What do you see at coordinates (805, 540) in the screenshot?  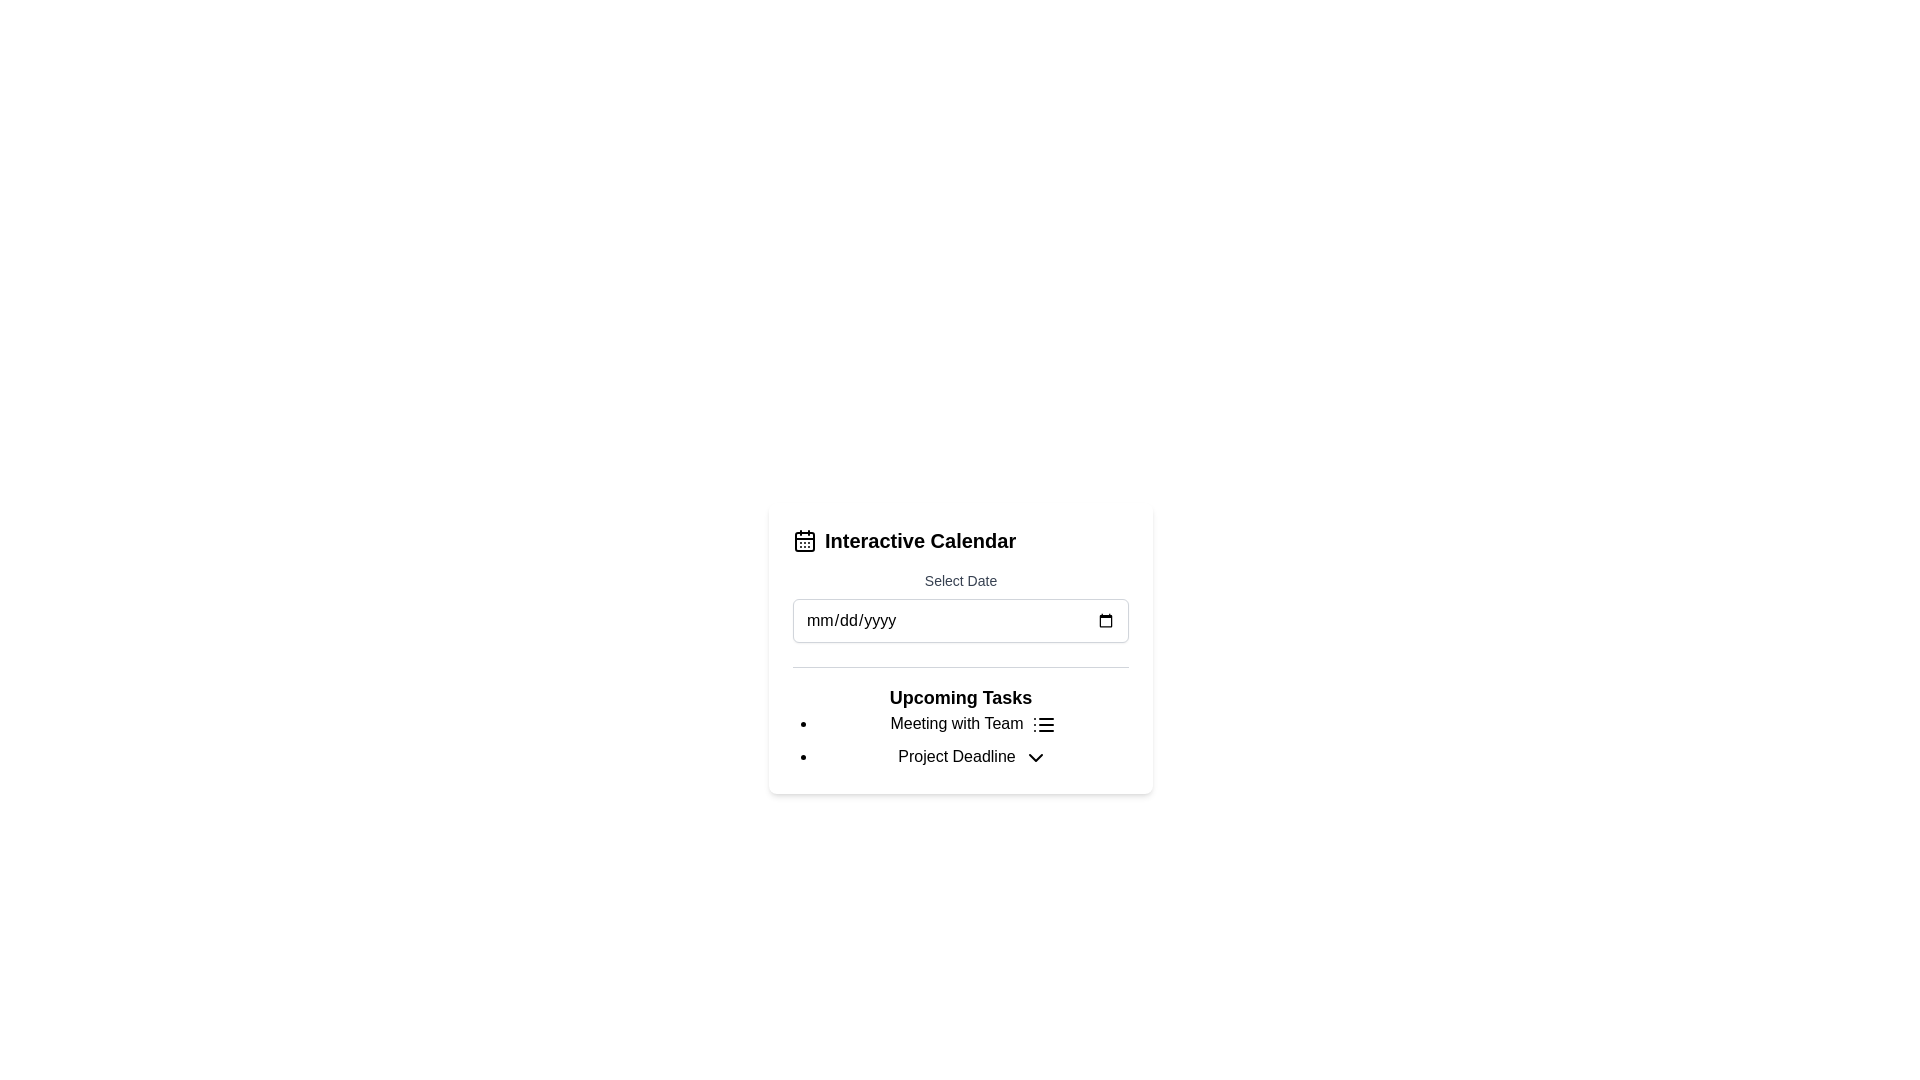 I see `the calendar icon located to the left of the 'Interactive Calendar' text in the top section of the interface` at bounding box center [805, 540].